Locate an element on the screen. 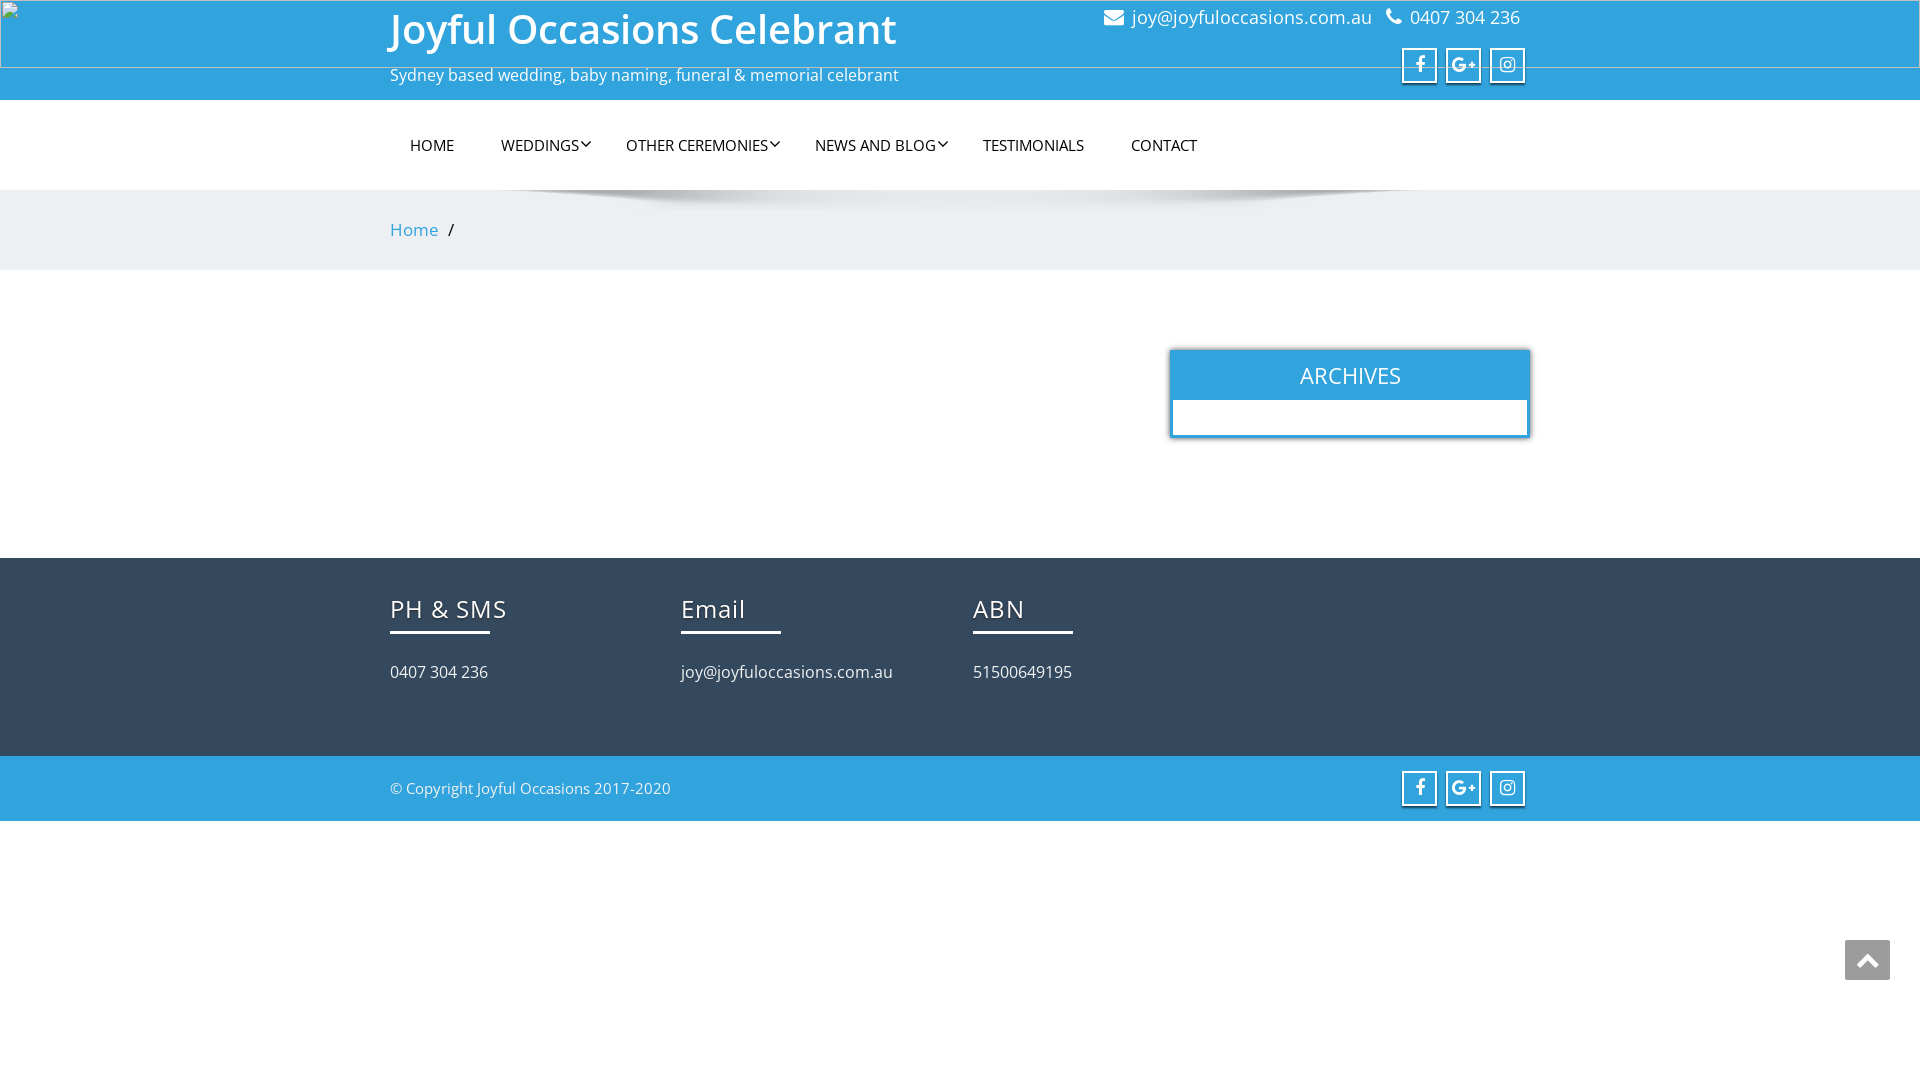  'Home' is located at coordinates (413, 228).